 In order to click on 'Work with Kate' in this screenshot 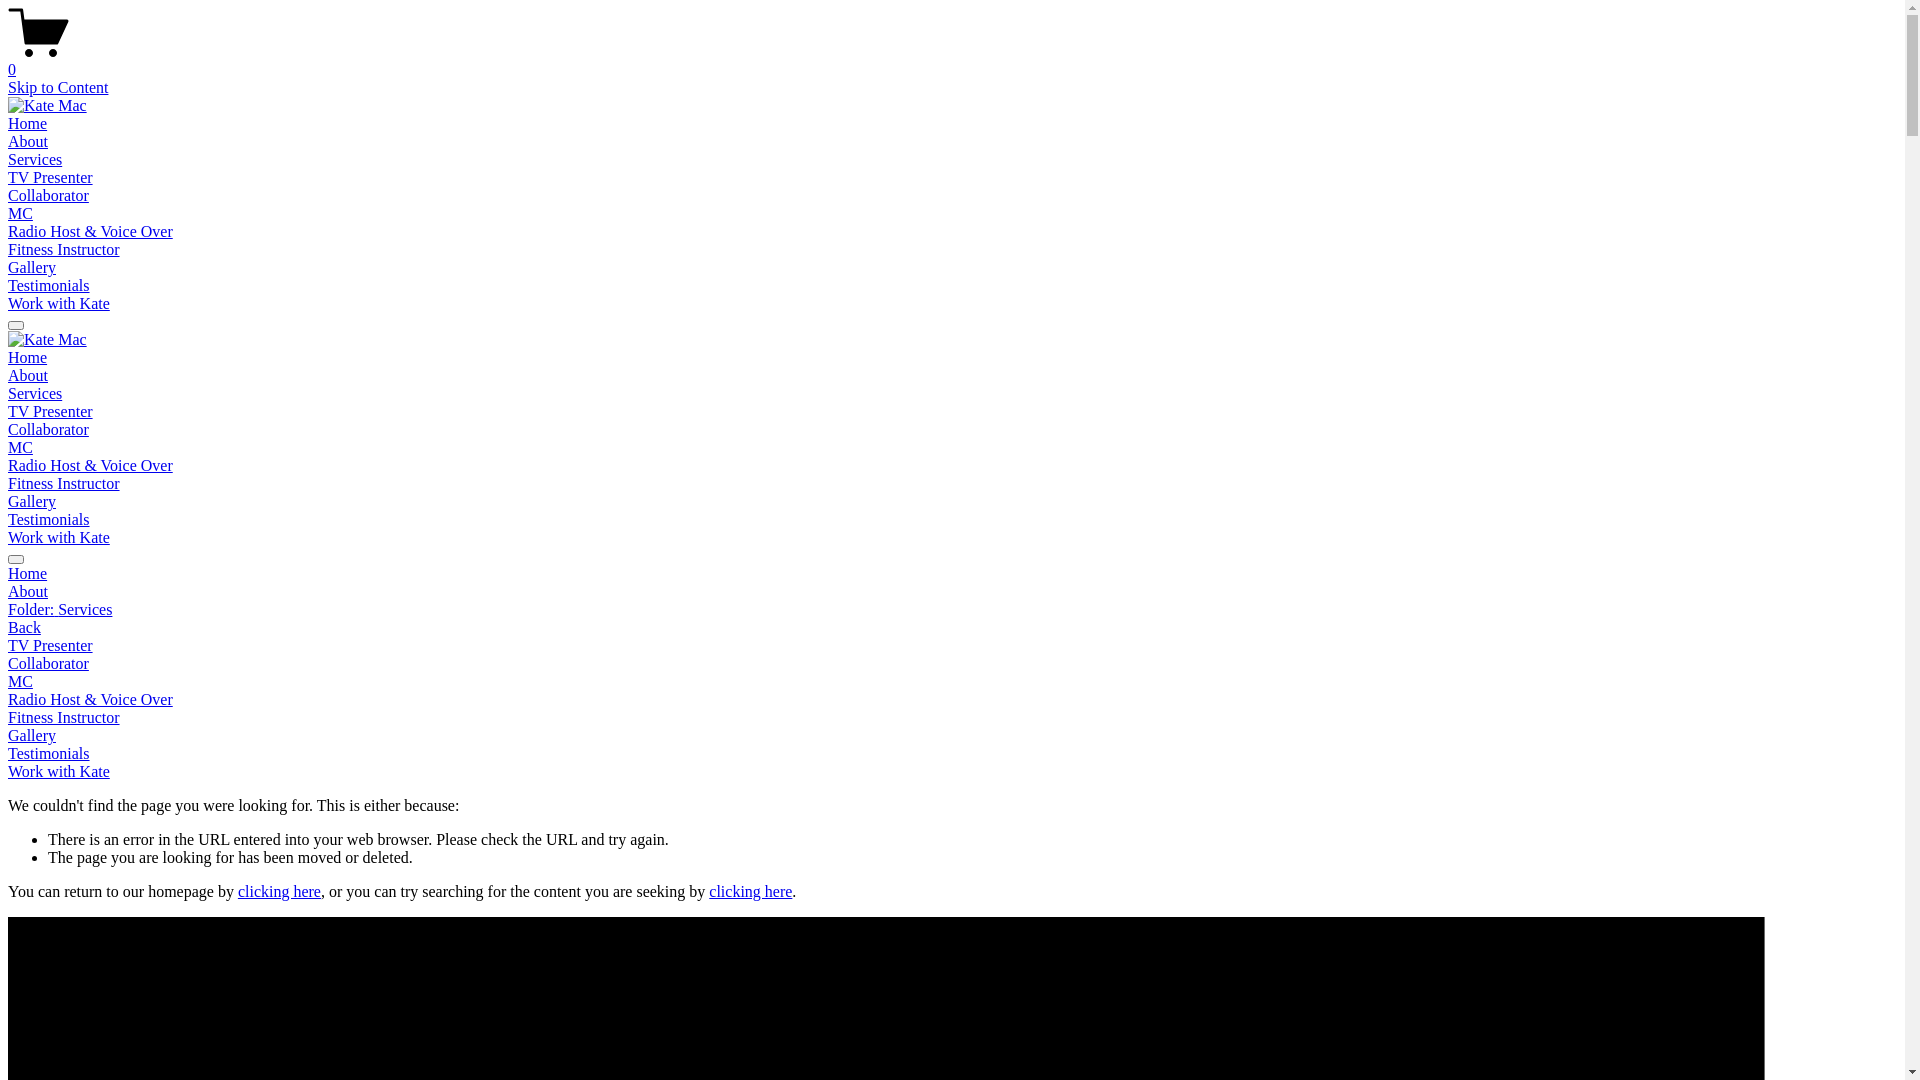, I will do `click(8, 303)`.